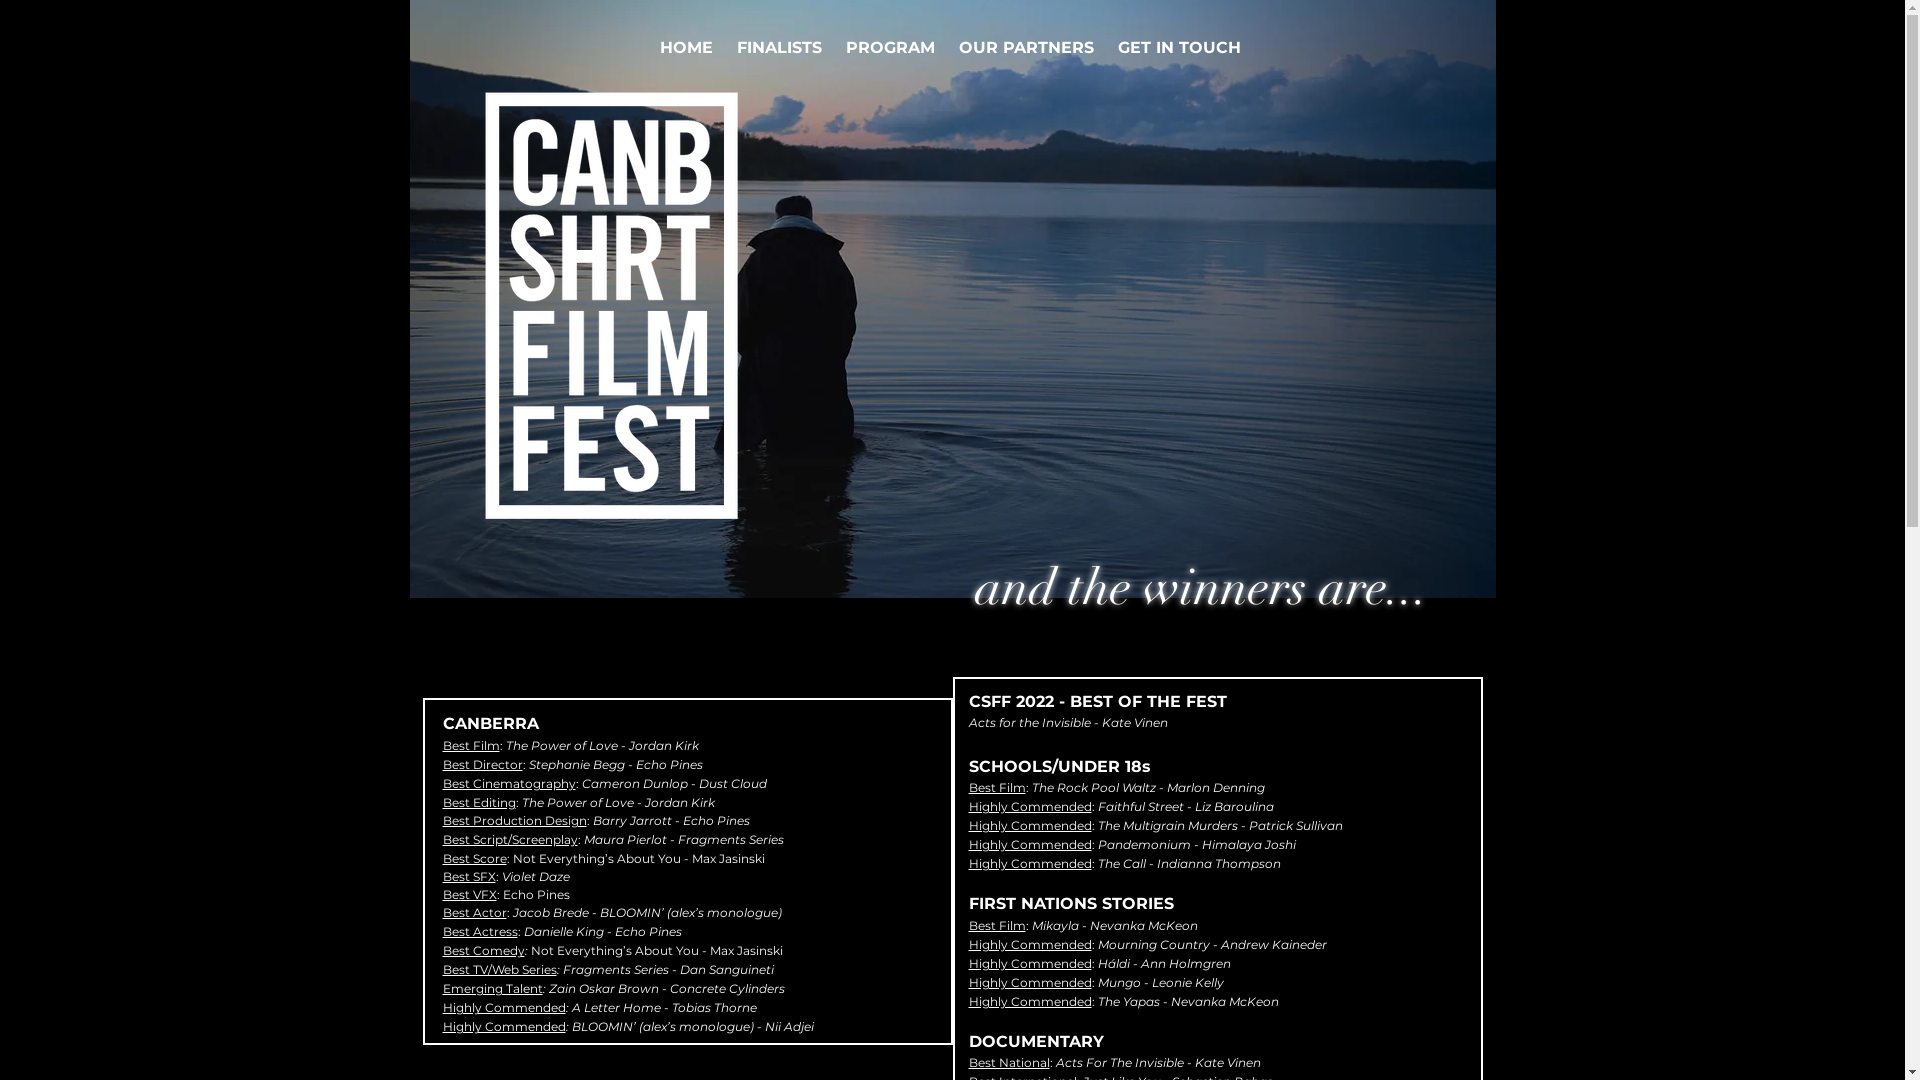 The height and width of the screenshot is (1080, 1920). What do you see at coordinates (686, 46) in the screenshot?
I see `'HOME'` at bounding box center [686, 46].